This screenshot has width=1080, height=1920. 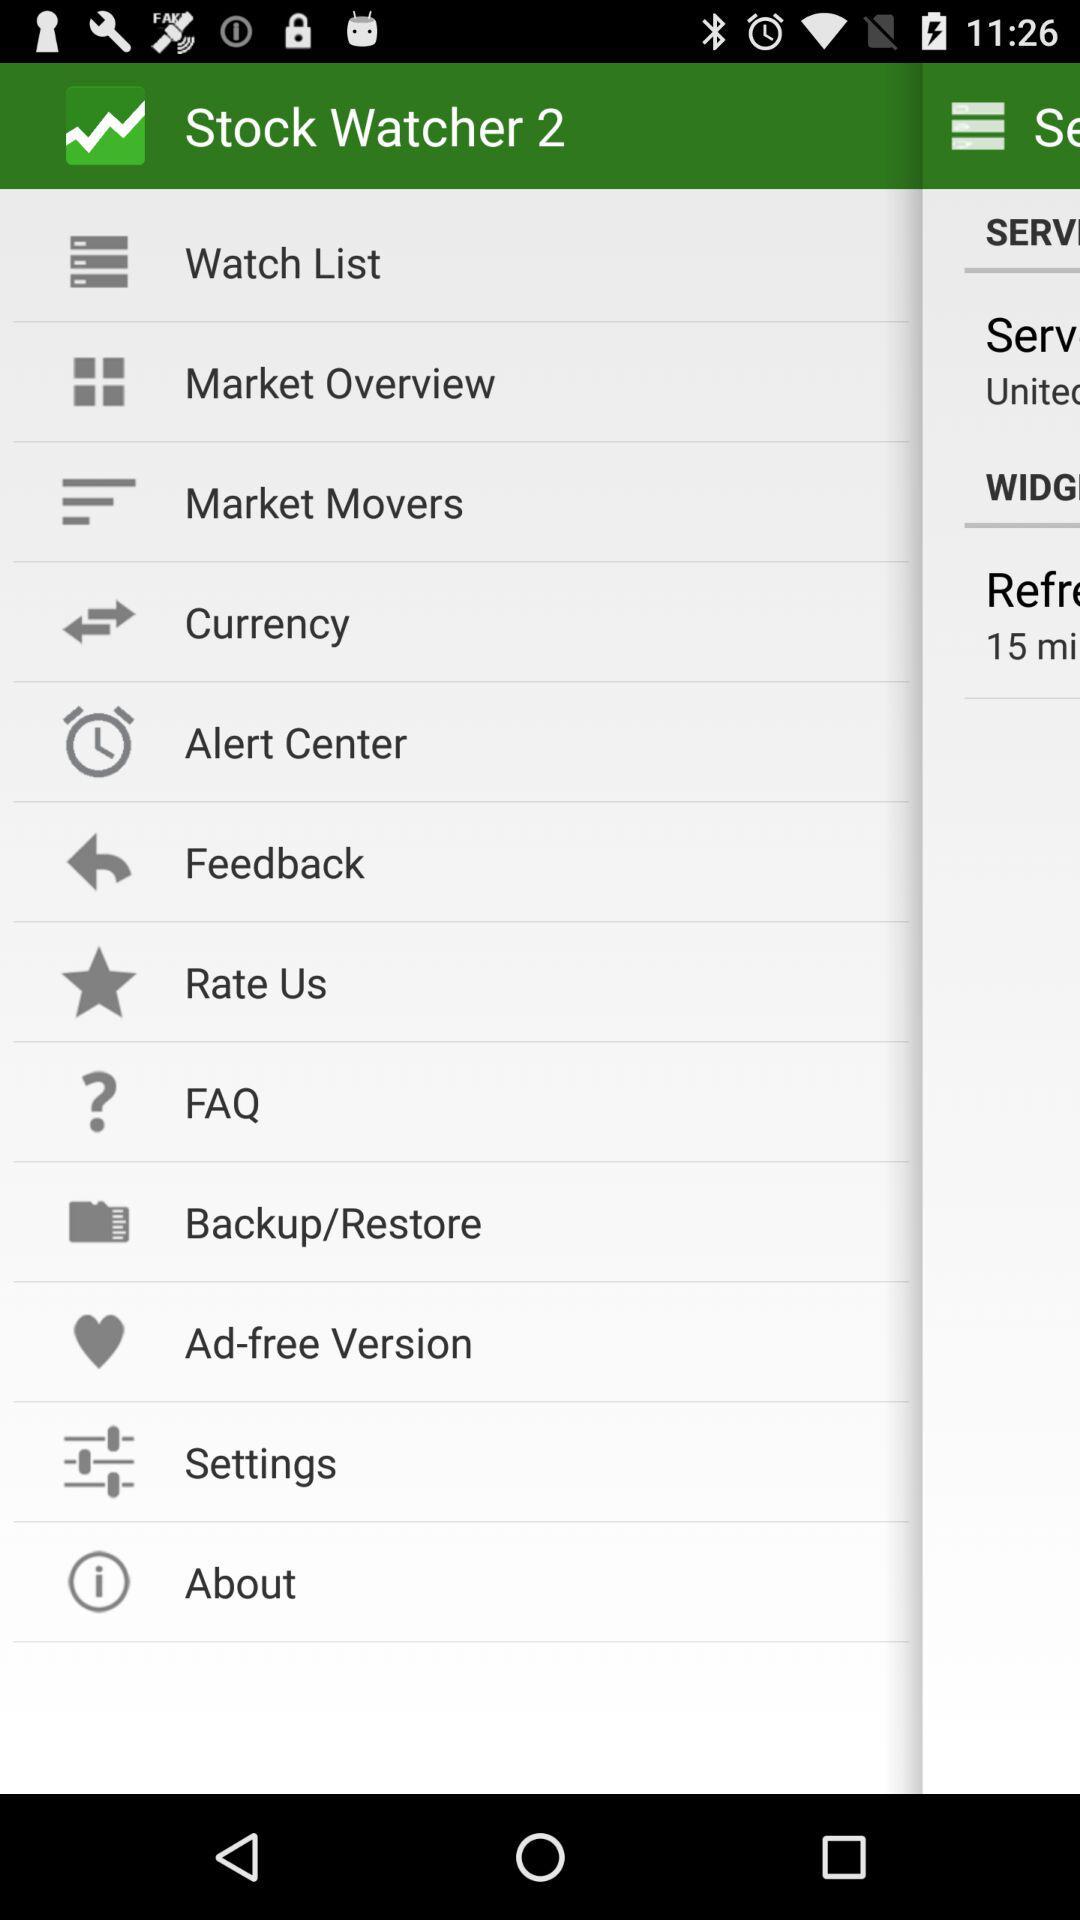 I want to click on item next to widgets icon, so click(x=532, y=381).